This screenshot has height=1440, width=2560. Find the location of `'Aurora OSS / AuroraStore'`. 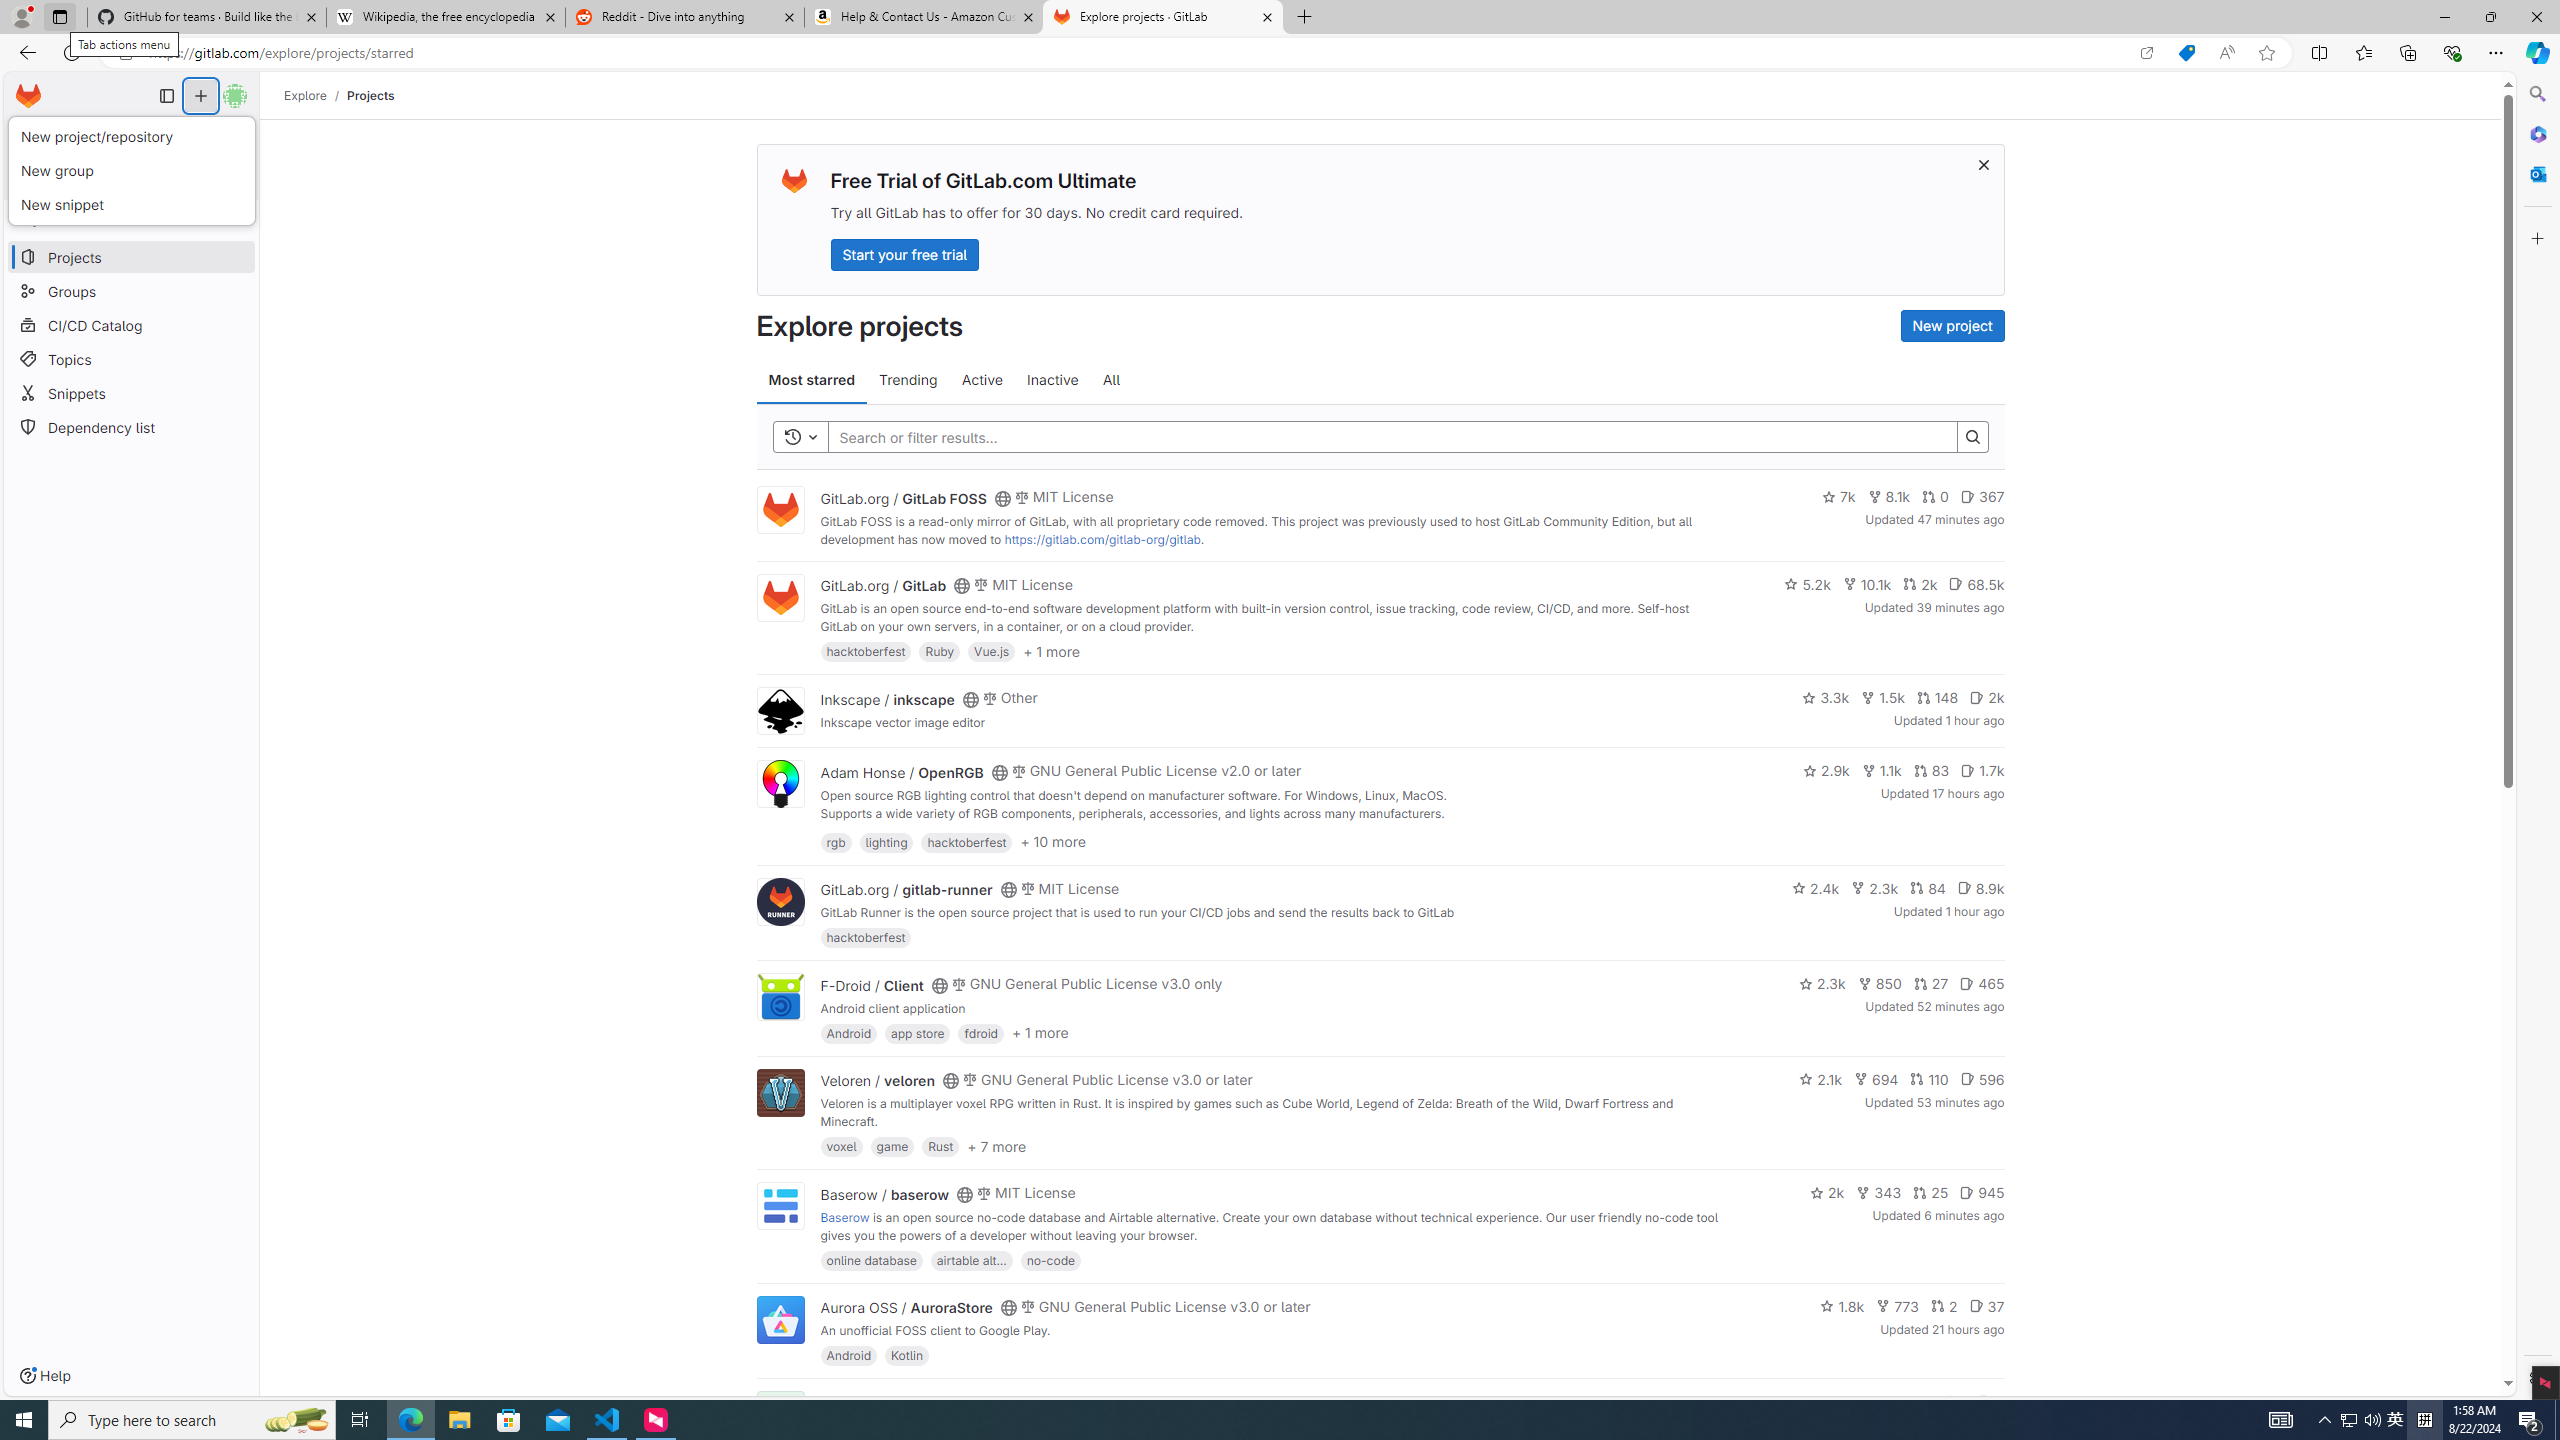

'Aurora OSS / AuroraStore' is located at coordinates (905, 1307).